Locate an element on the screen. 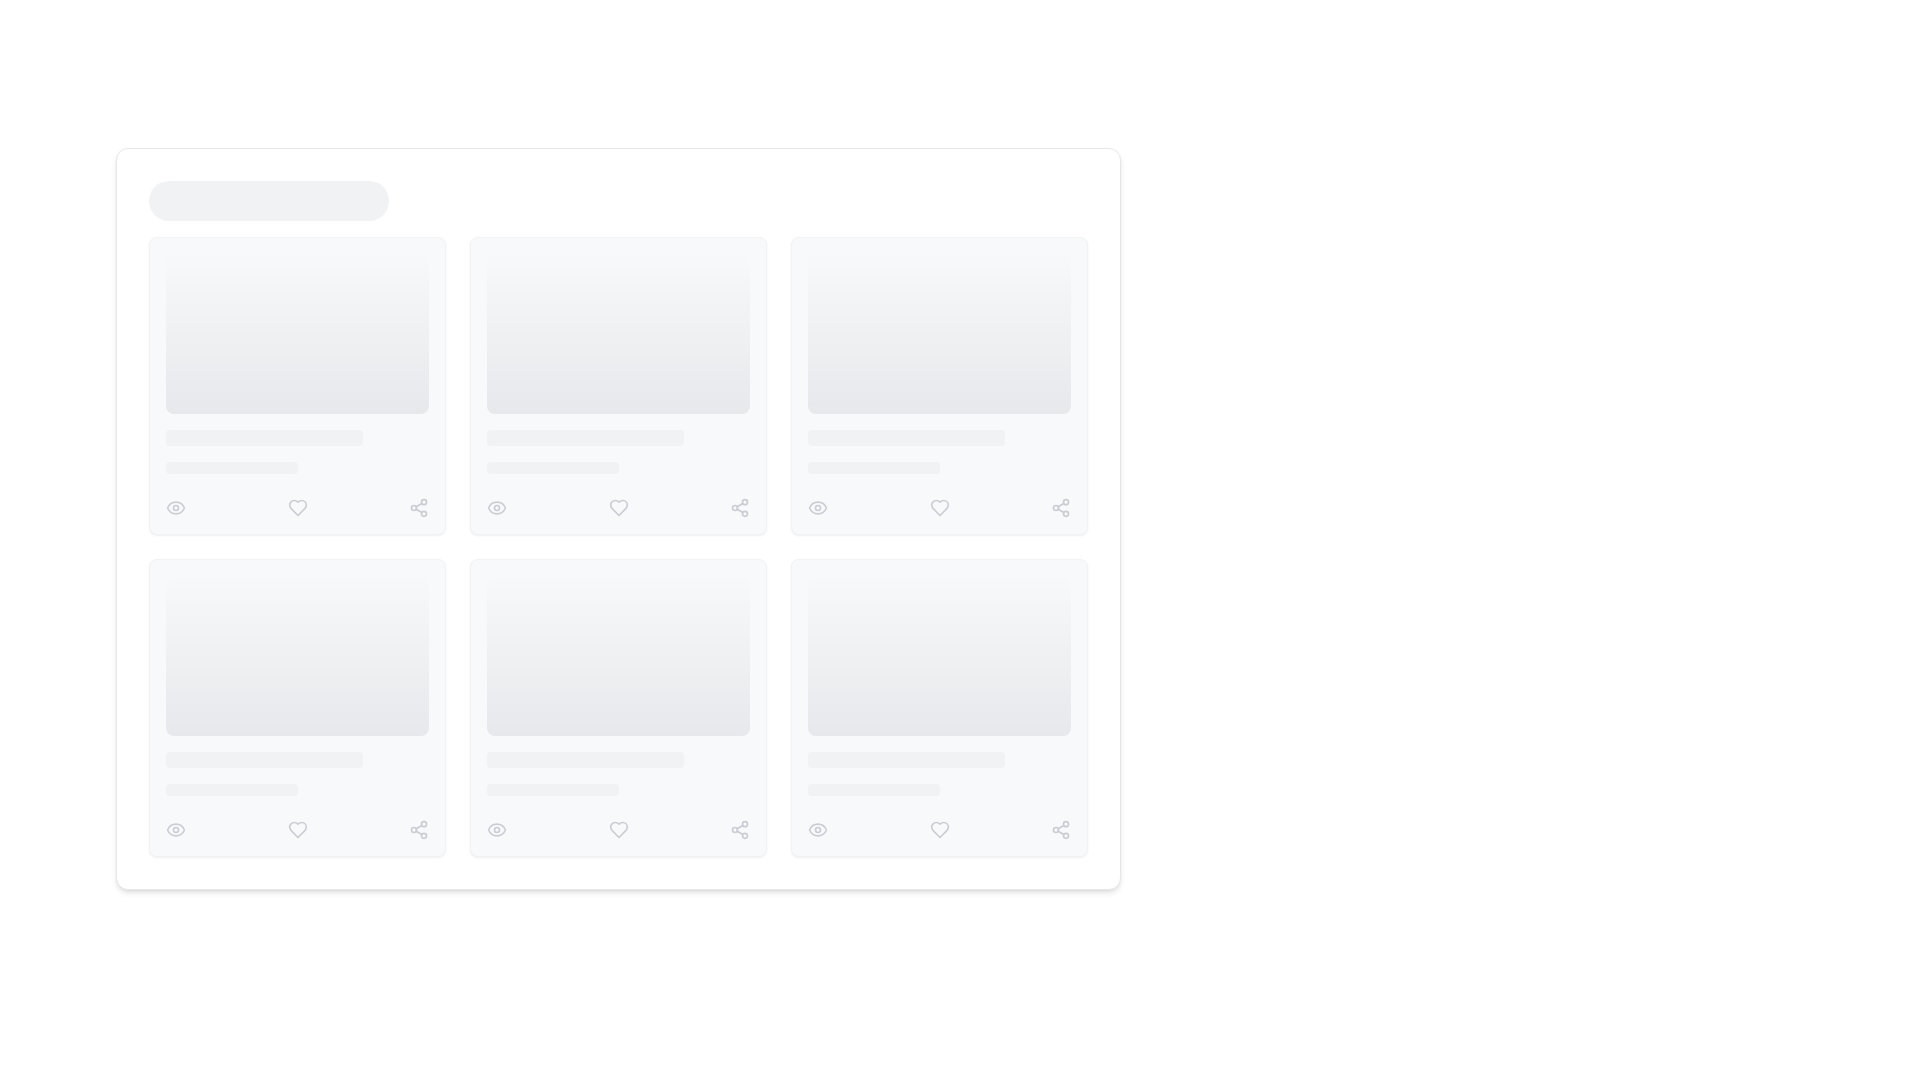 The image size is (1920, 1080). details of the elliptical icon with a hollow, eye-like appearance that has a gray outline, located in the second row, third column of the grid layout is located at coordinates (817, 507).